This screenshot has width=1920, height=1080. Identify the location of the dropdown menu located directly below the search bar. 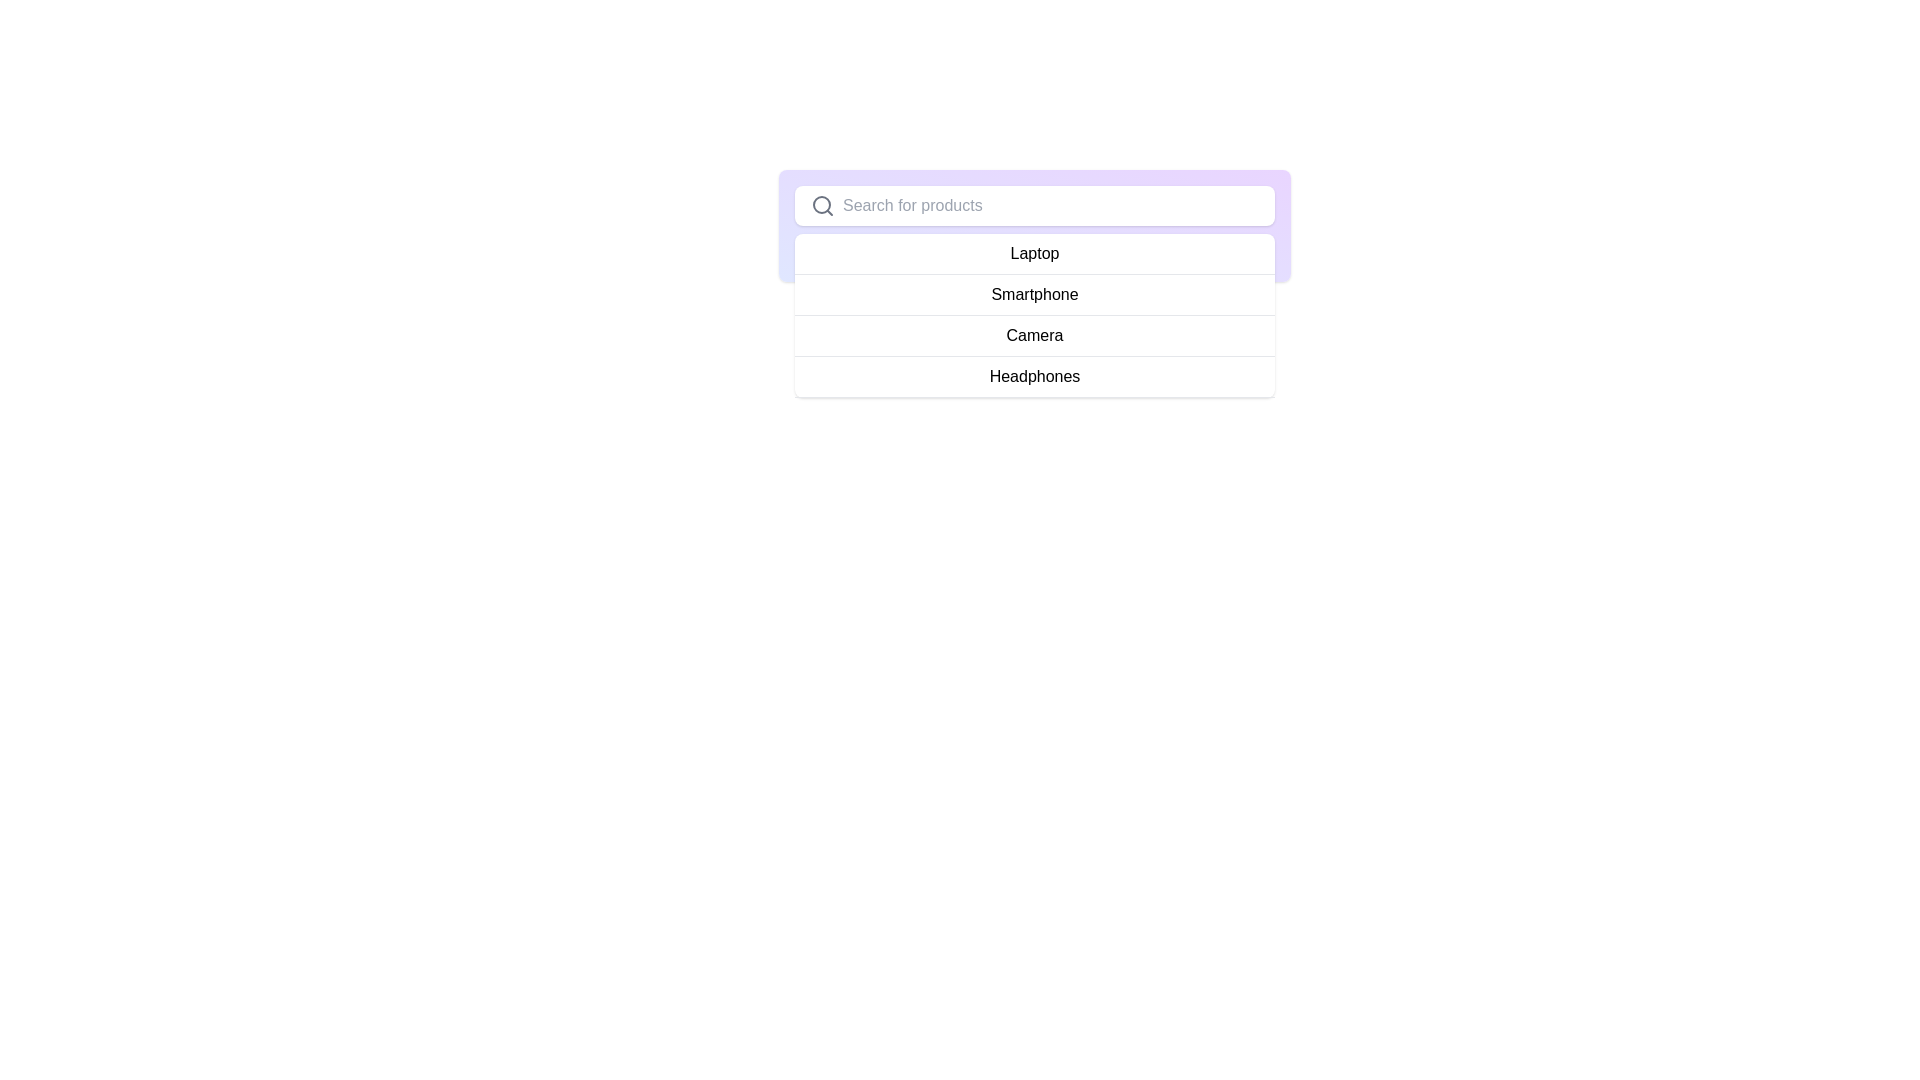
(1035, 315).